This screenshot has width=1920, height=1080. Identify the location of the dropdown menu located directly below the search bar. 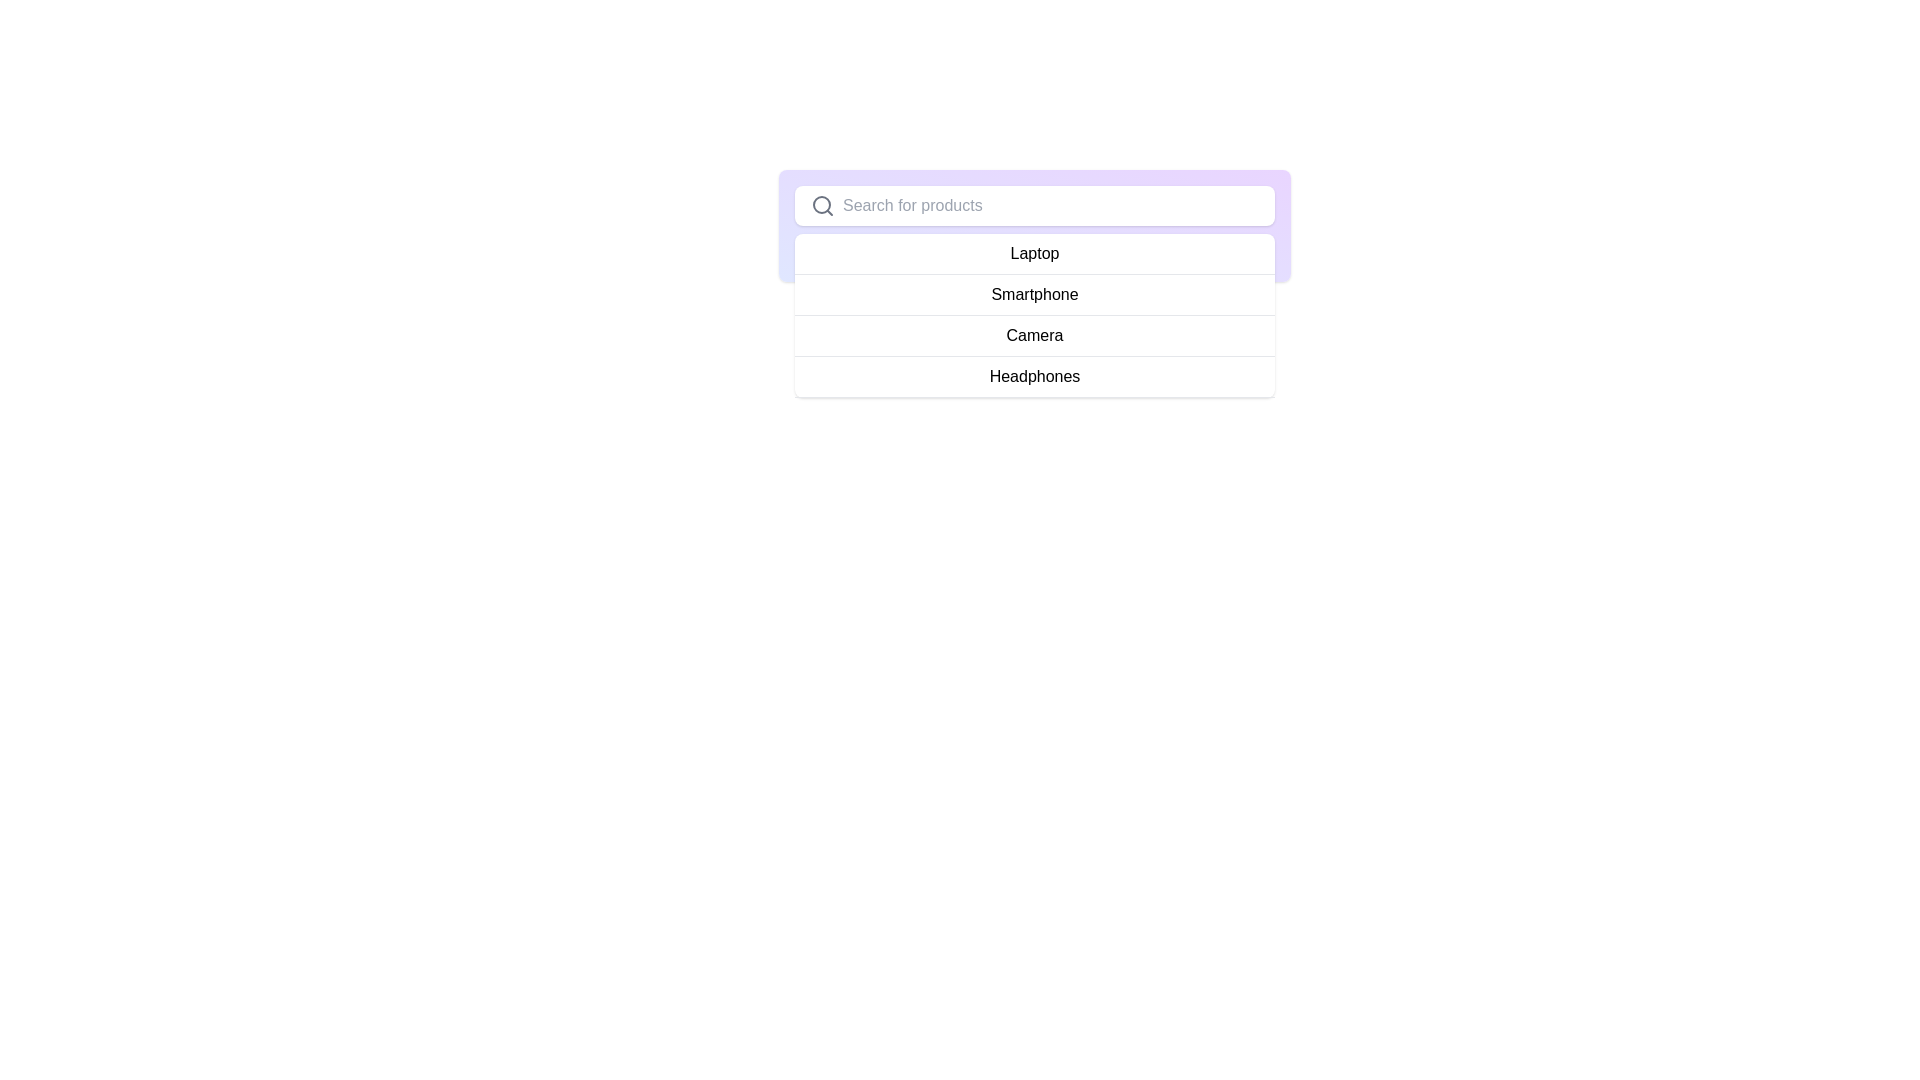
(1035, 315).